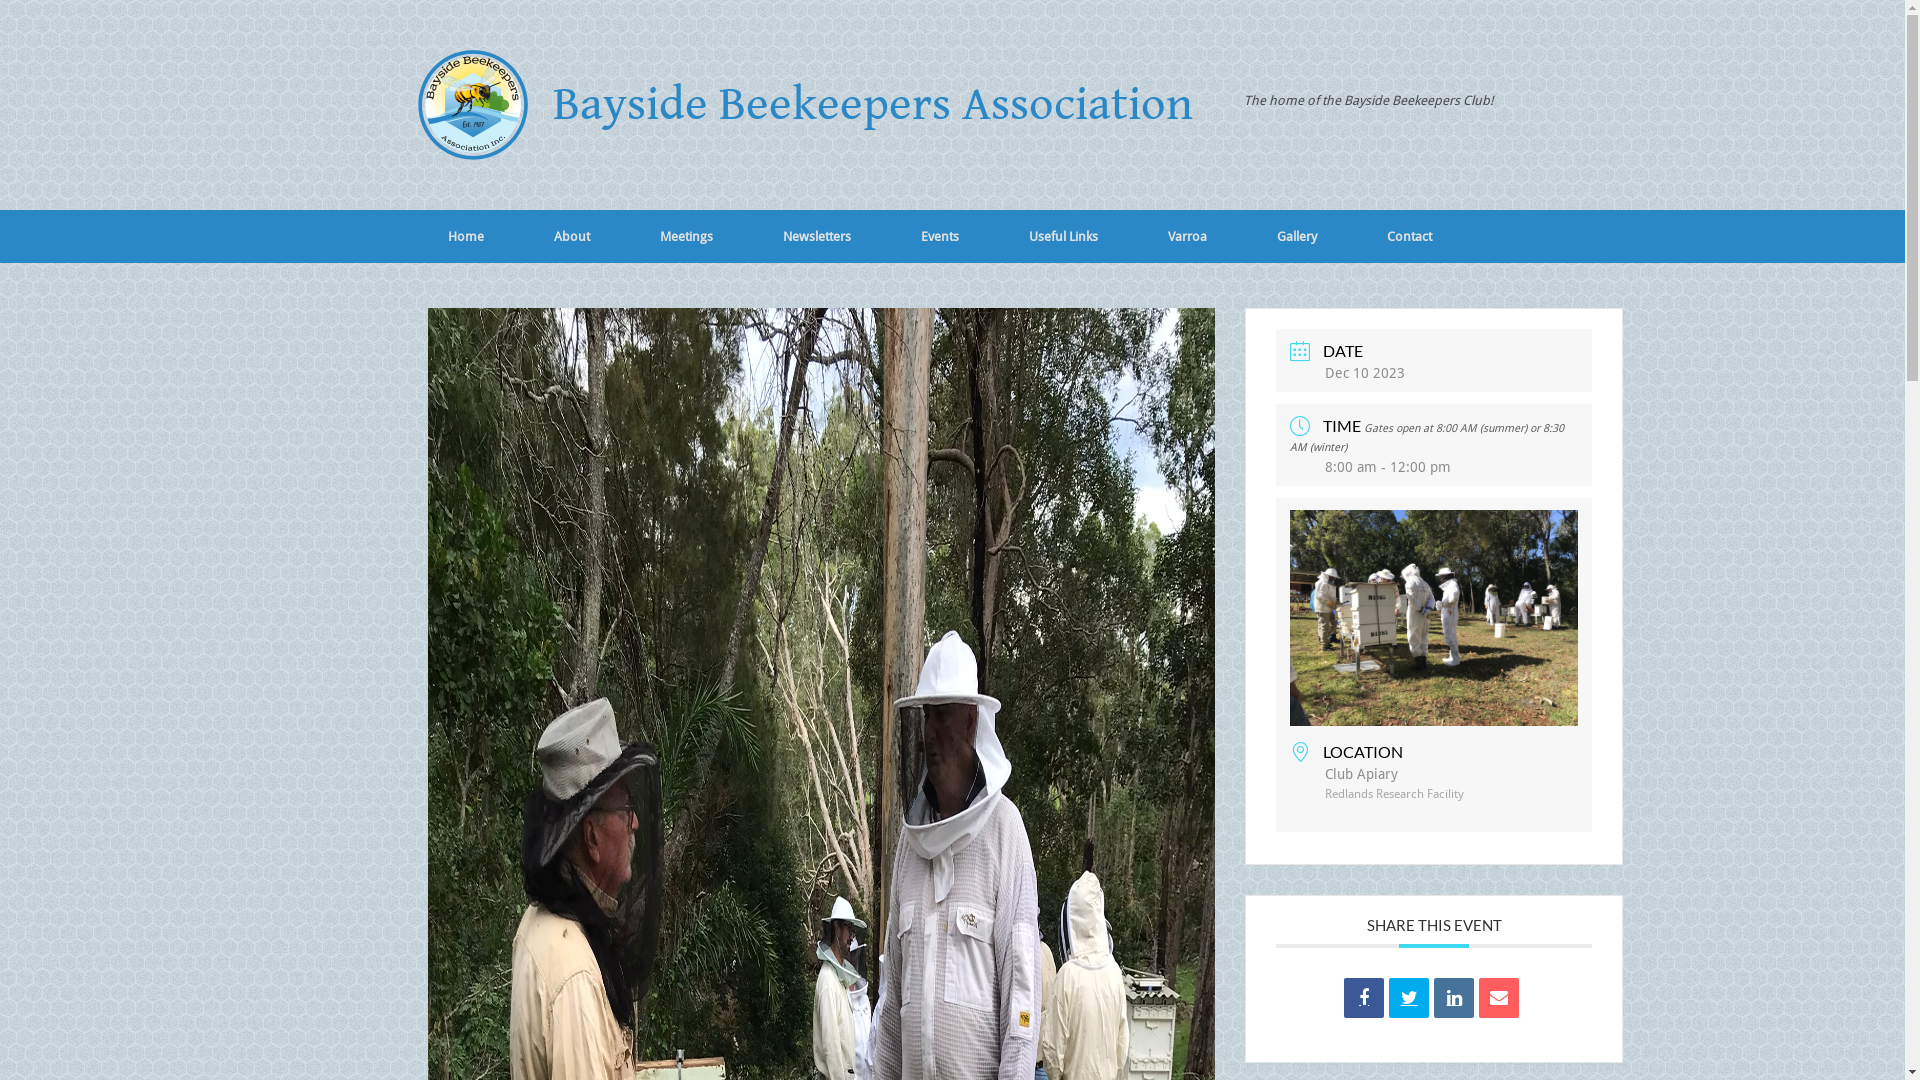  I want to click on 'Meetings', so click(685, 235).